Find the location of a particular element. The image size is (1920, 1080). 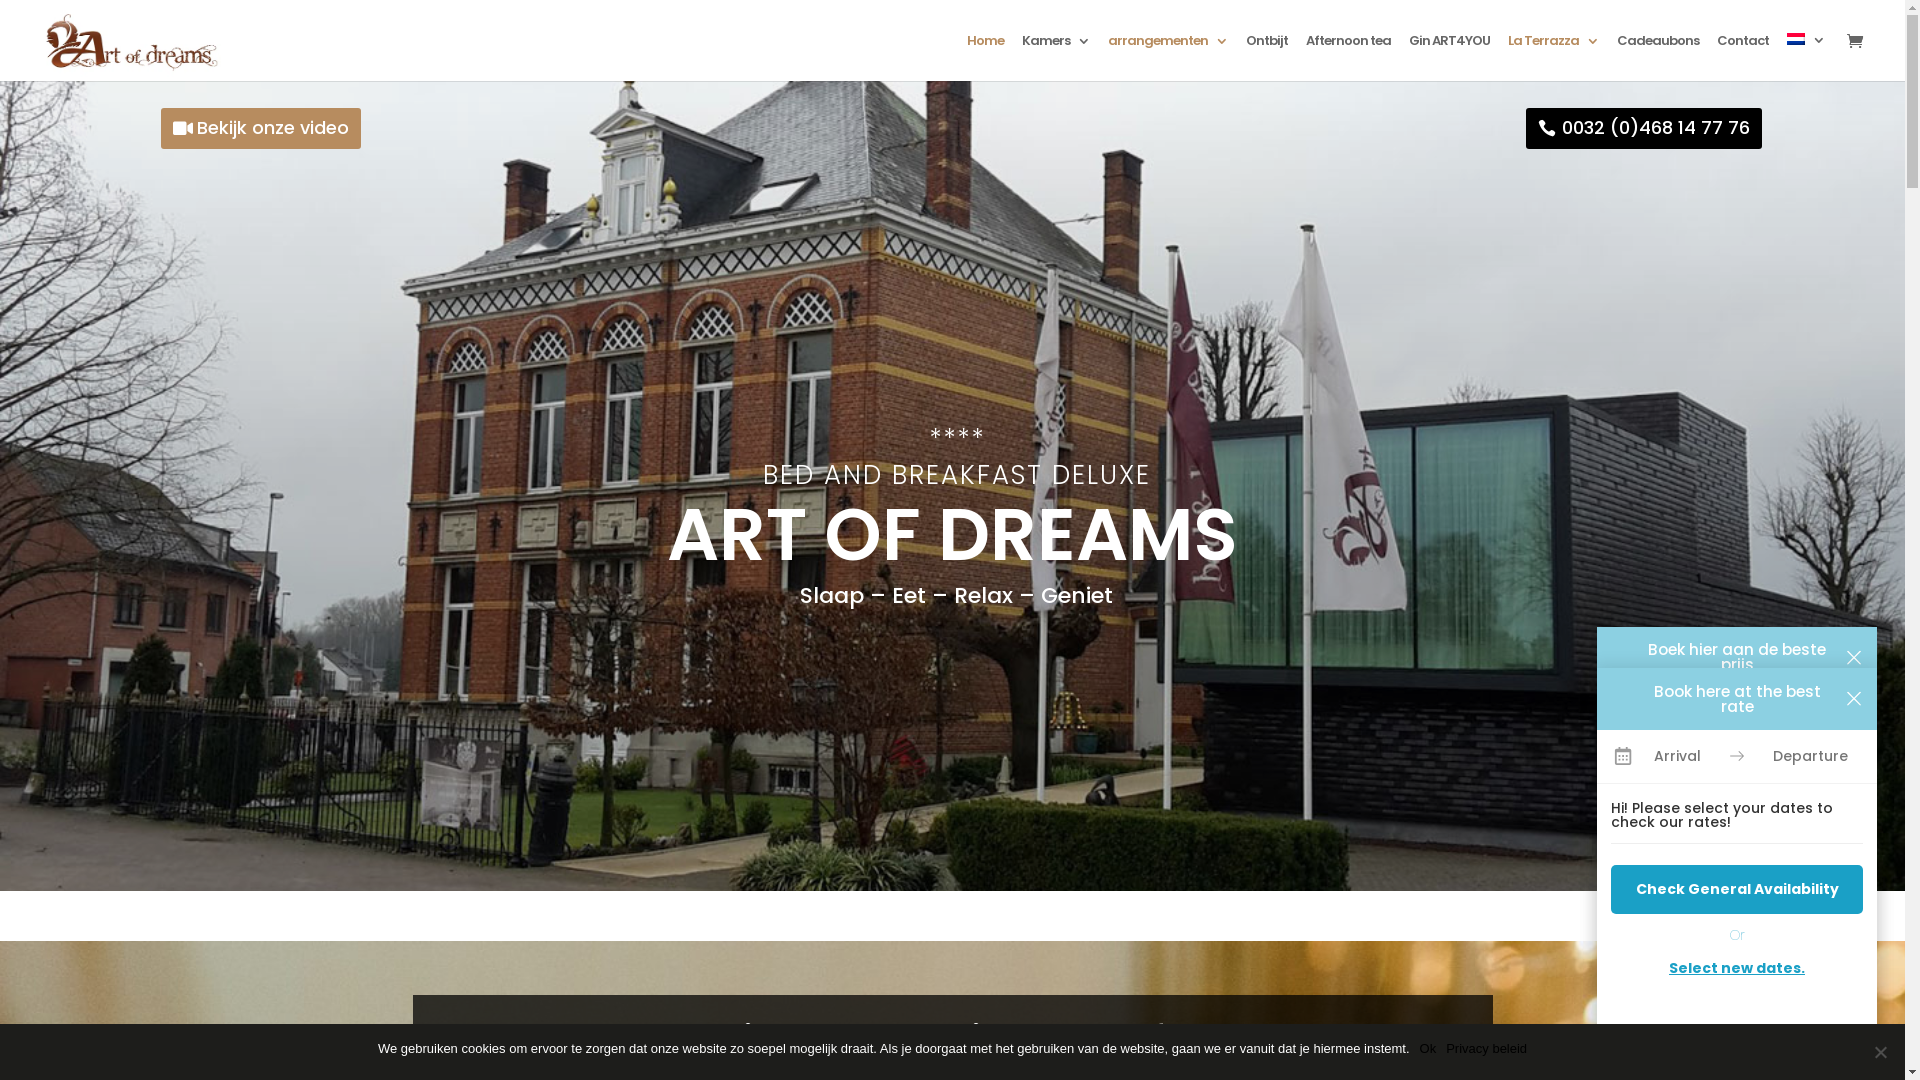

'Selecteer nieuwe data om opnieuw te proberen.' is located at coordinates (1736, 958).